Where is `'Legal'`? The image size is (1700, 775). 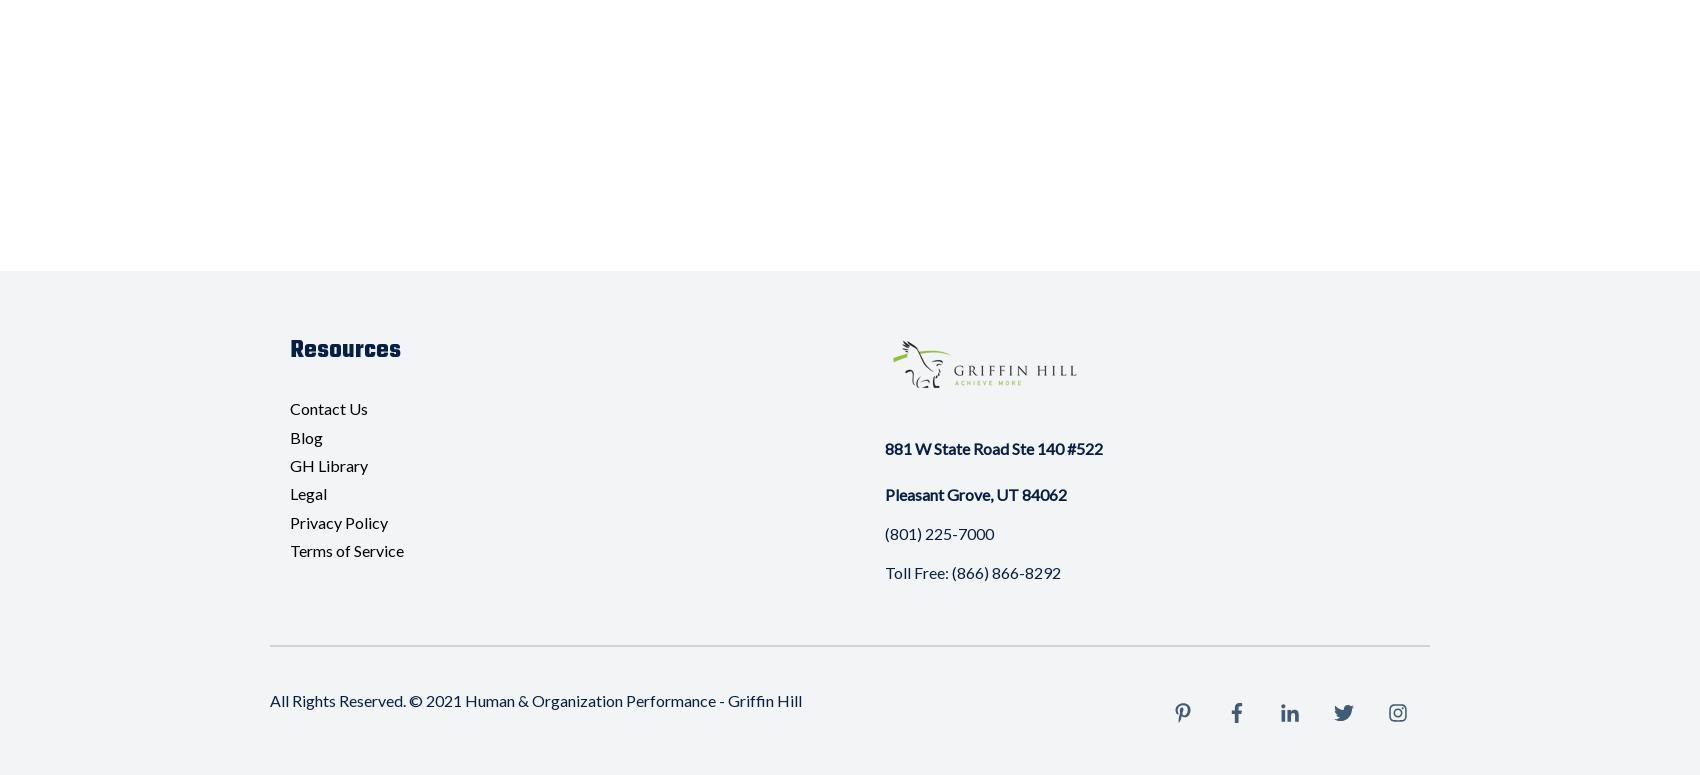 'Legal' is located at coordinates (290, 492).